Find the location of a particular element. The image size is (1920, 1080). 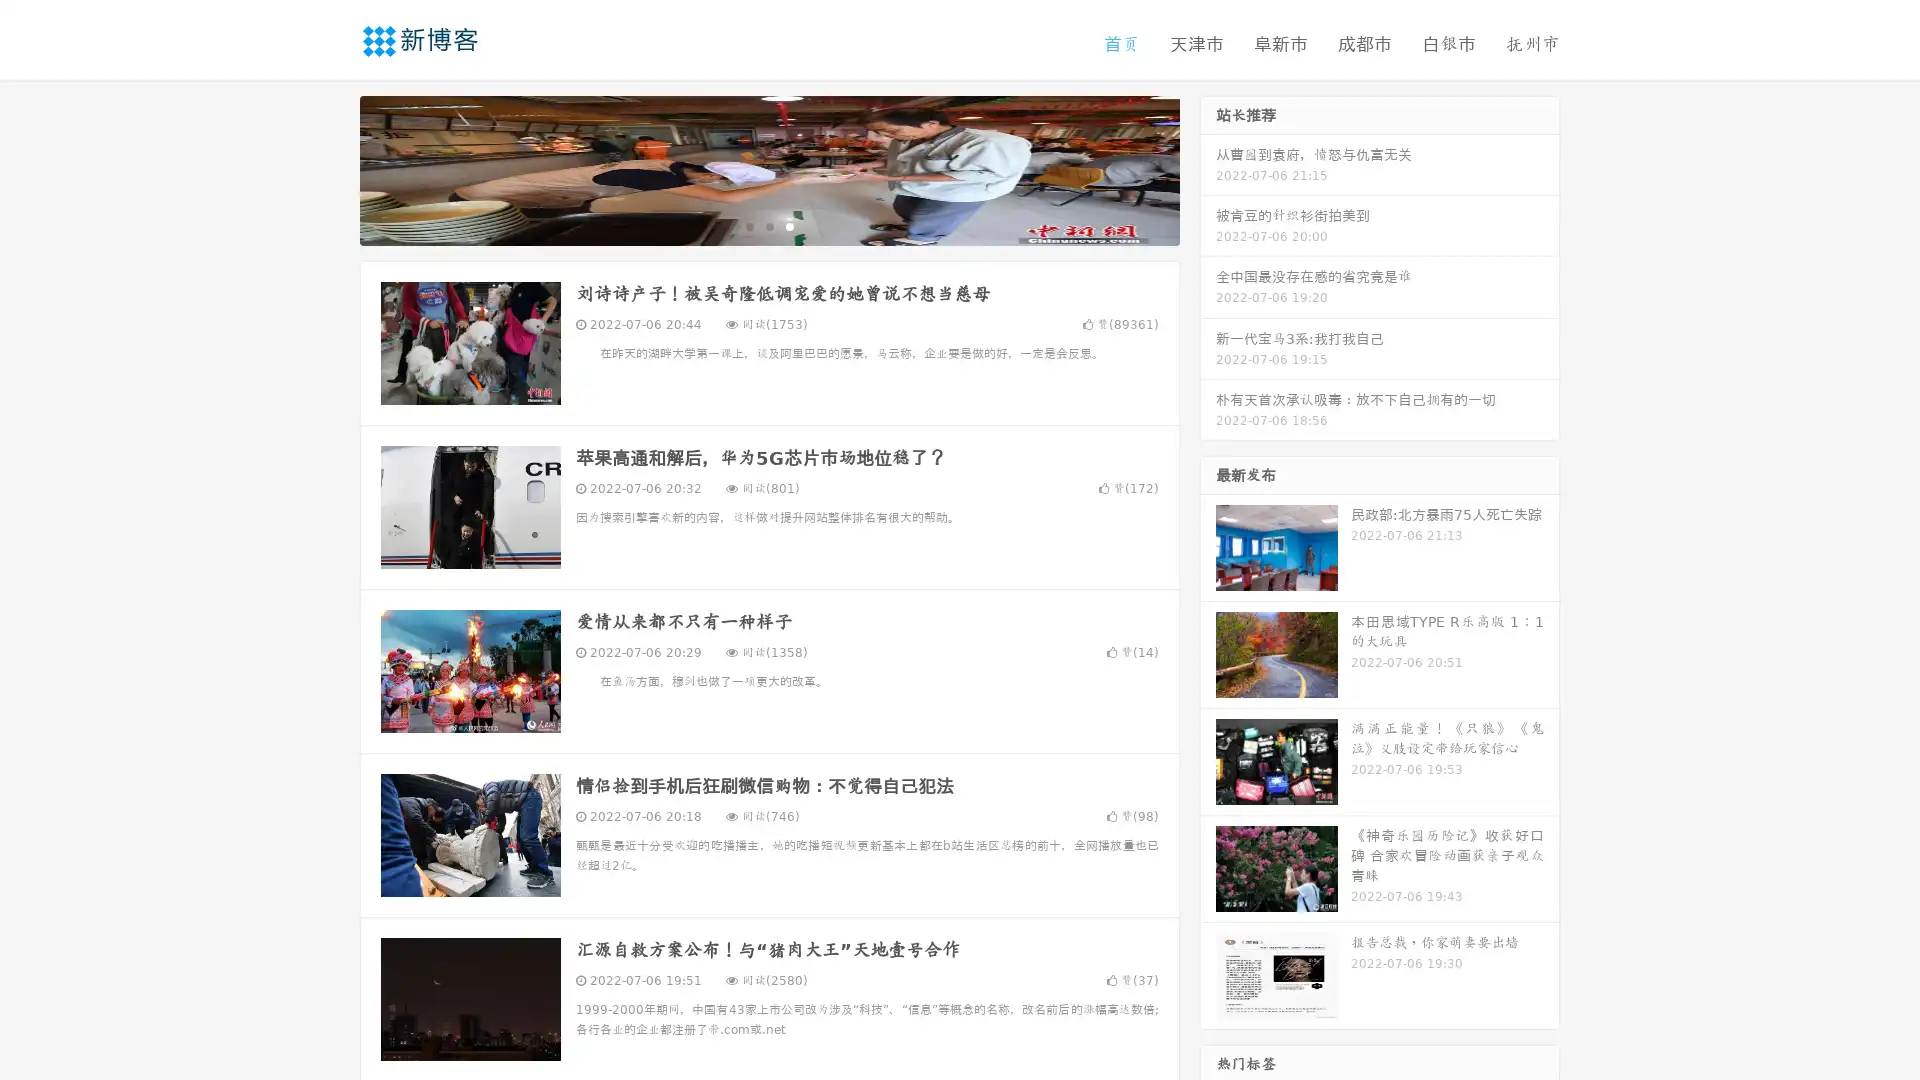

Go to slide 3 is located at coordinates (789, 225).